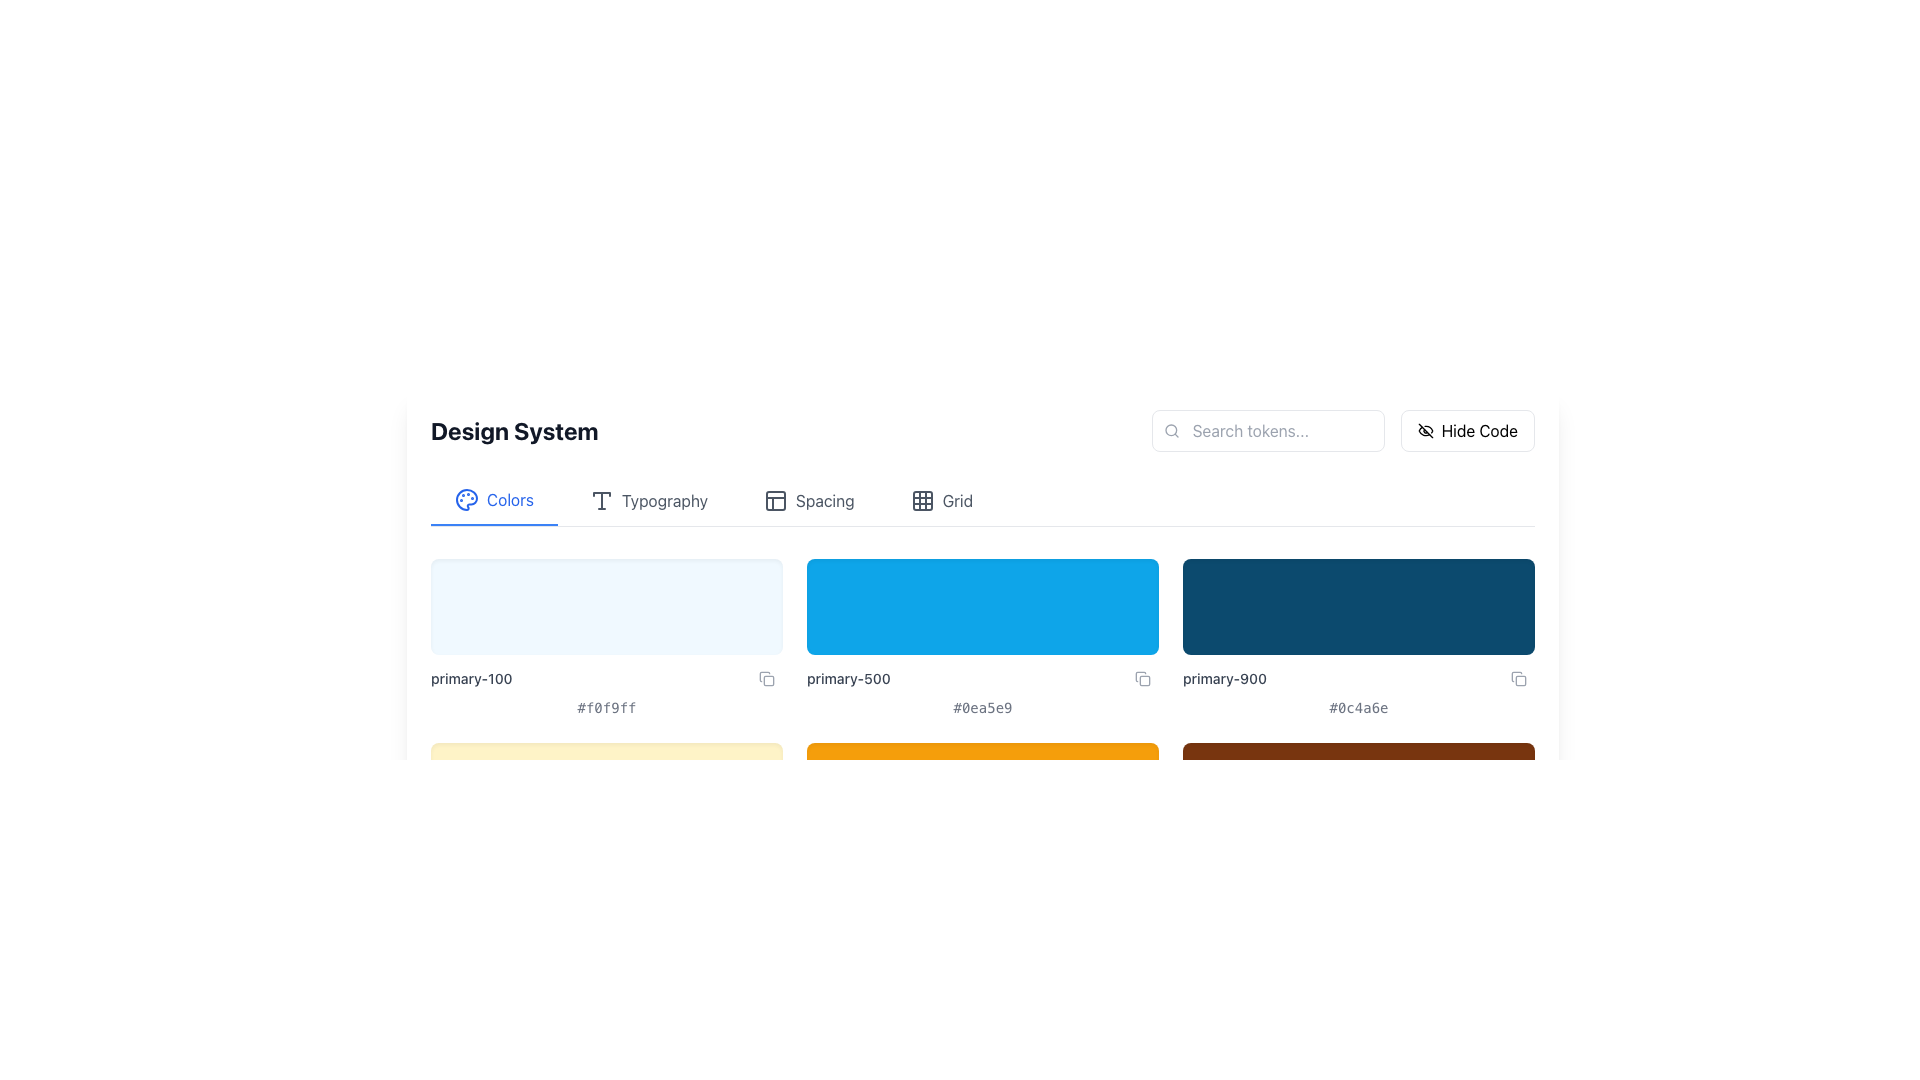 The width and height of the screenshot is (1920, 1080). I want to click on the input box within the header section of the Design System to type text, so click(983, 430).